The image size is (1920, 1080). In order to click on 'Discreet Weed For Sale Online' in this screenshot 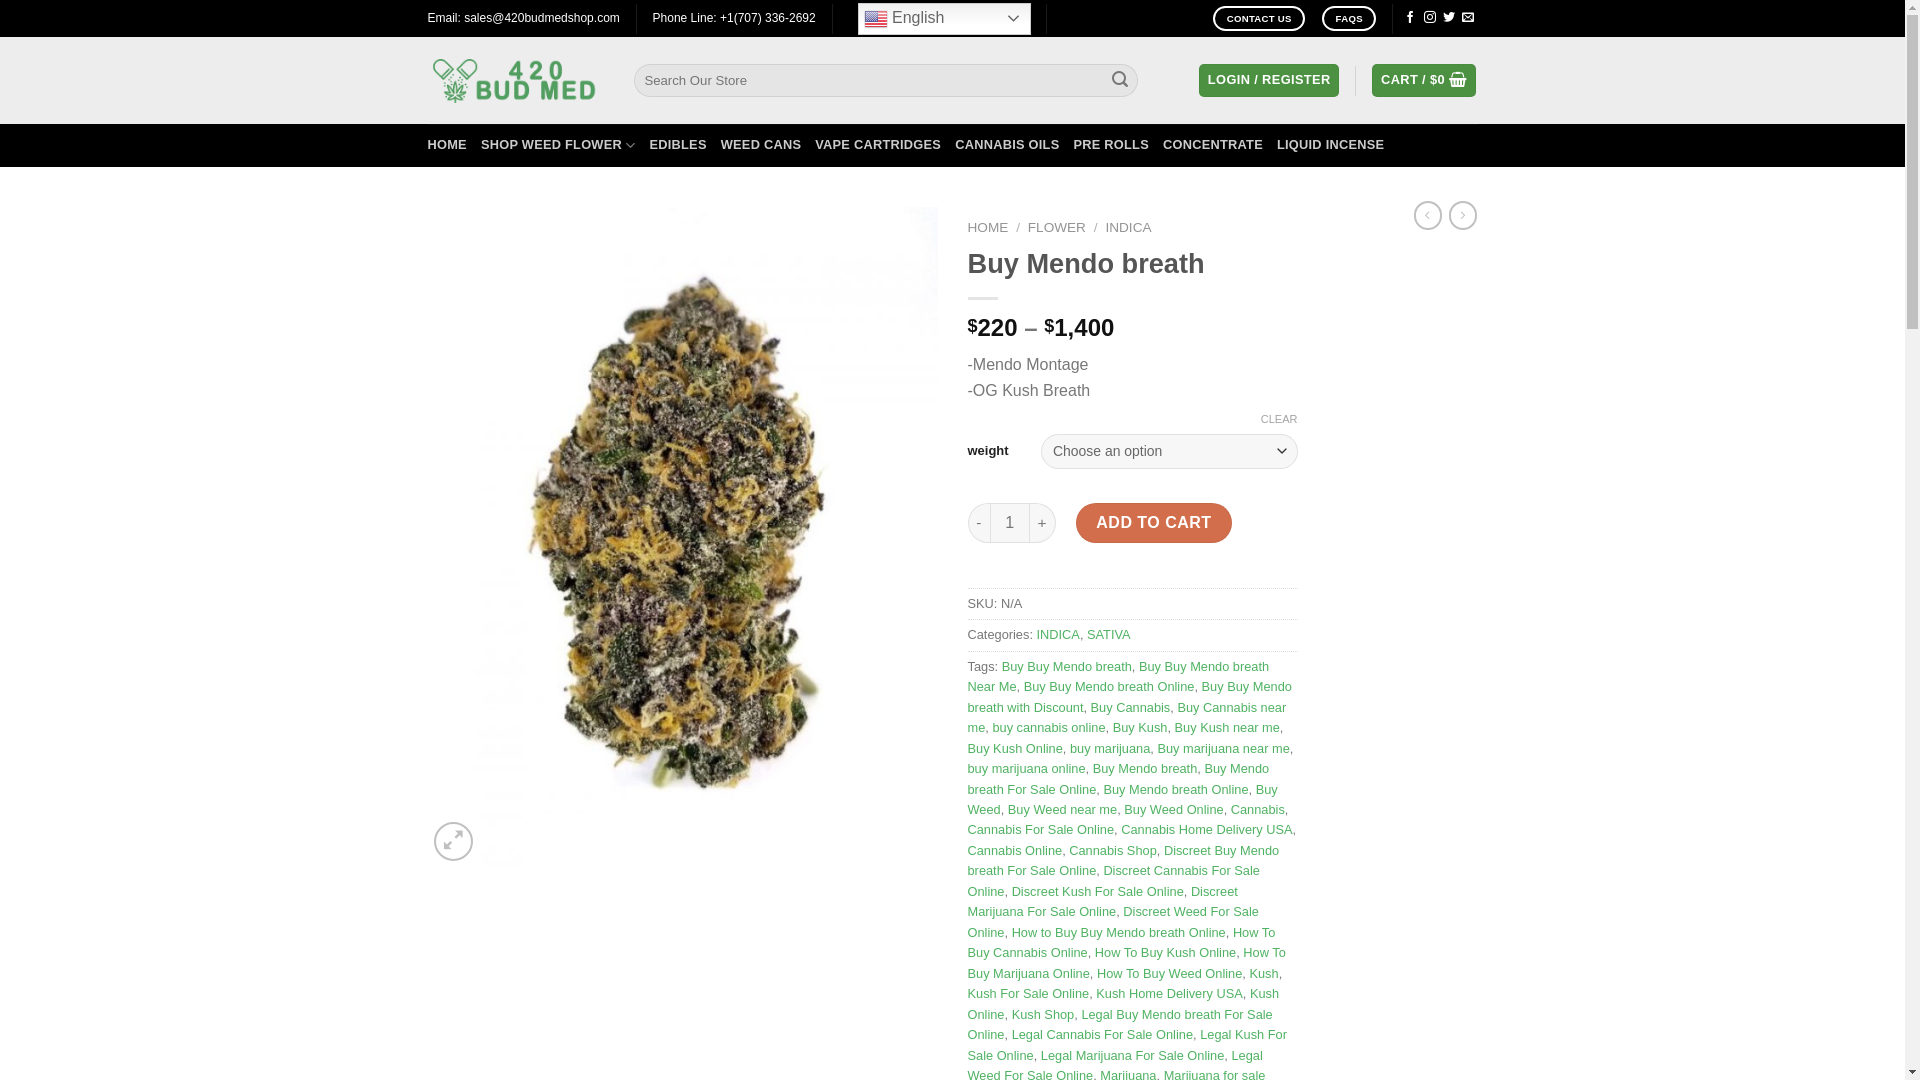, I will do `click(1112, 921)`.